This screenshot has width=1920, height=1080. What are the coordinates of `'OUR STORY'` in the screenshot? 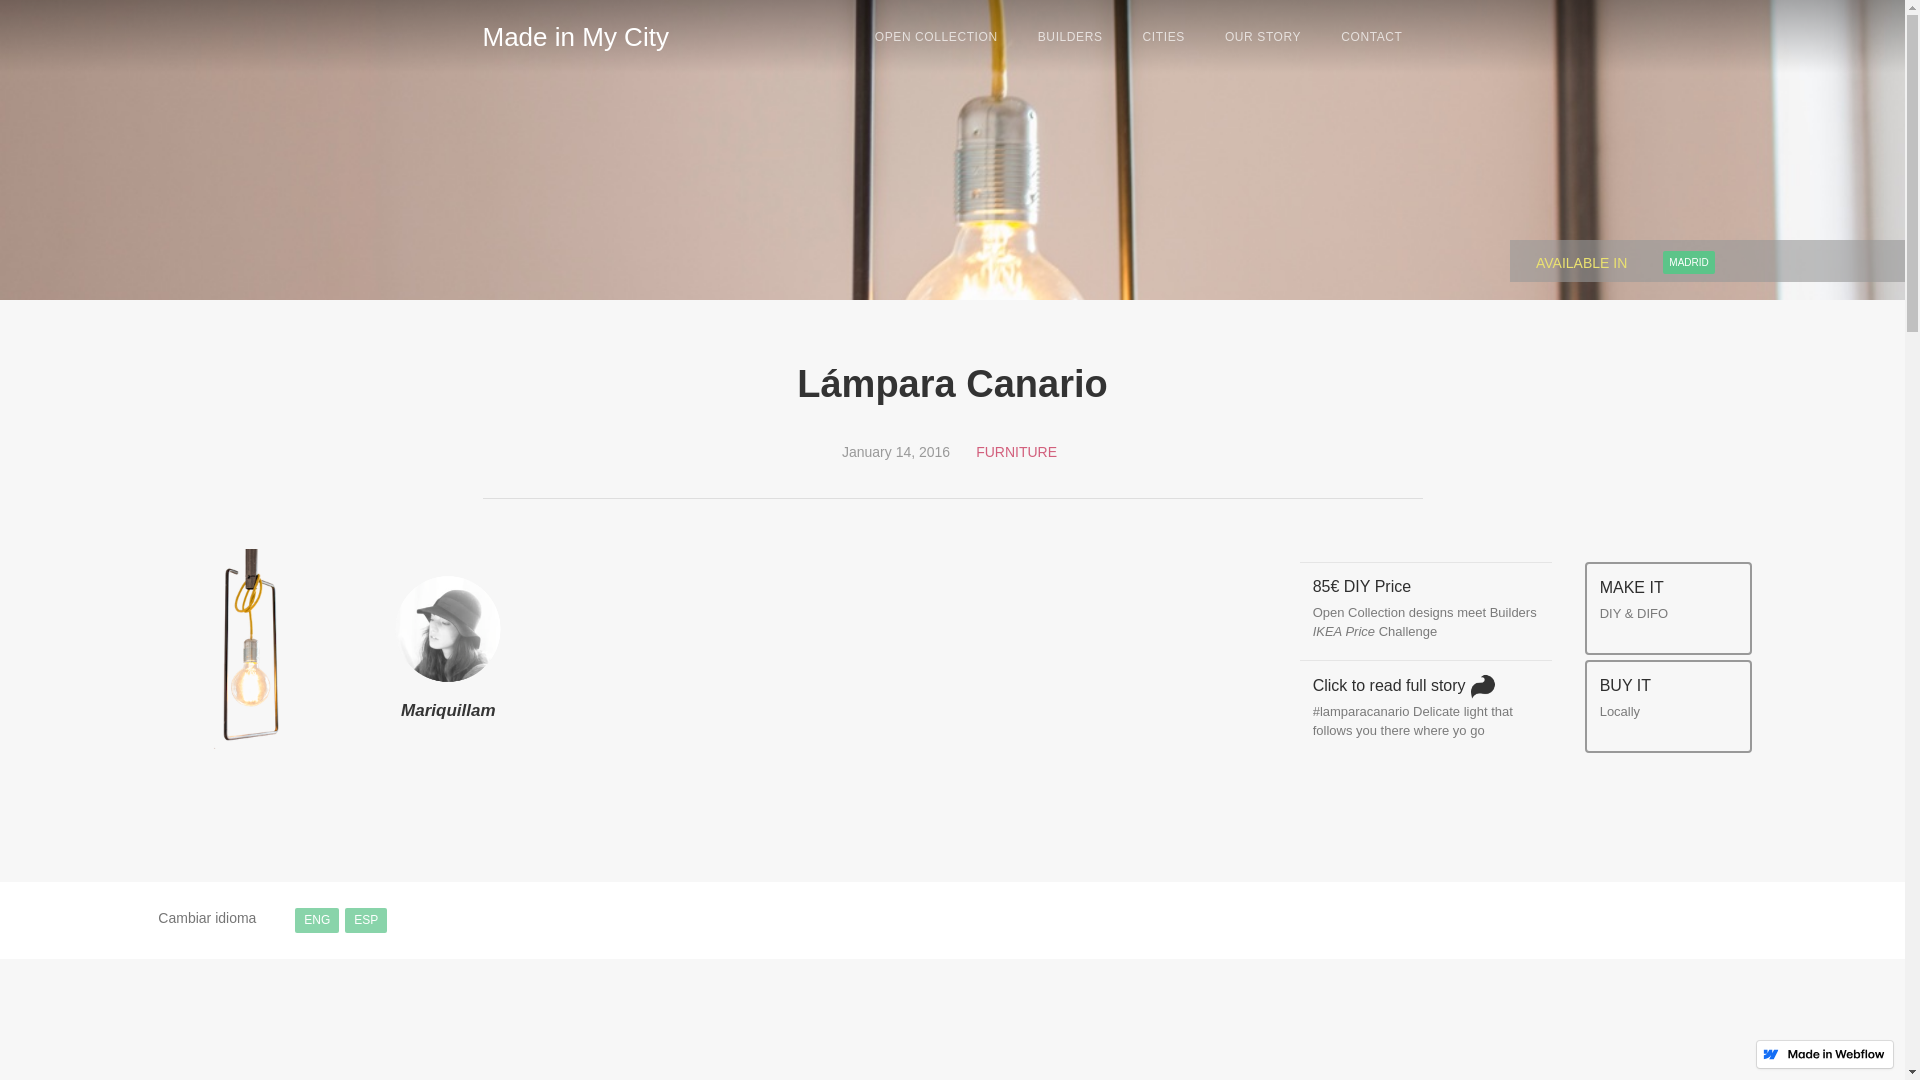 It's located at (1261, 37).